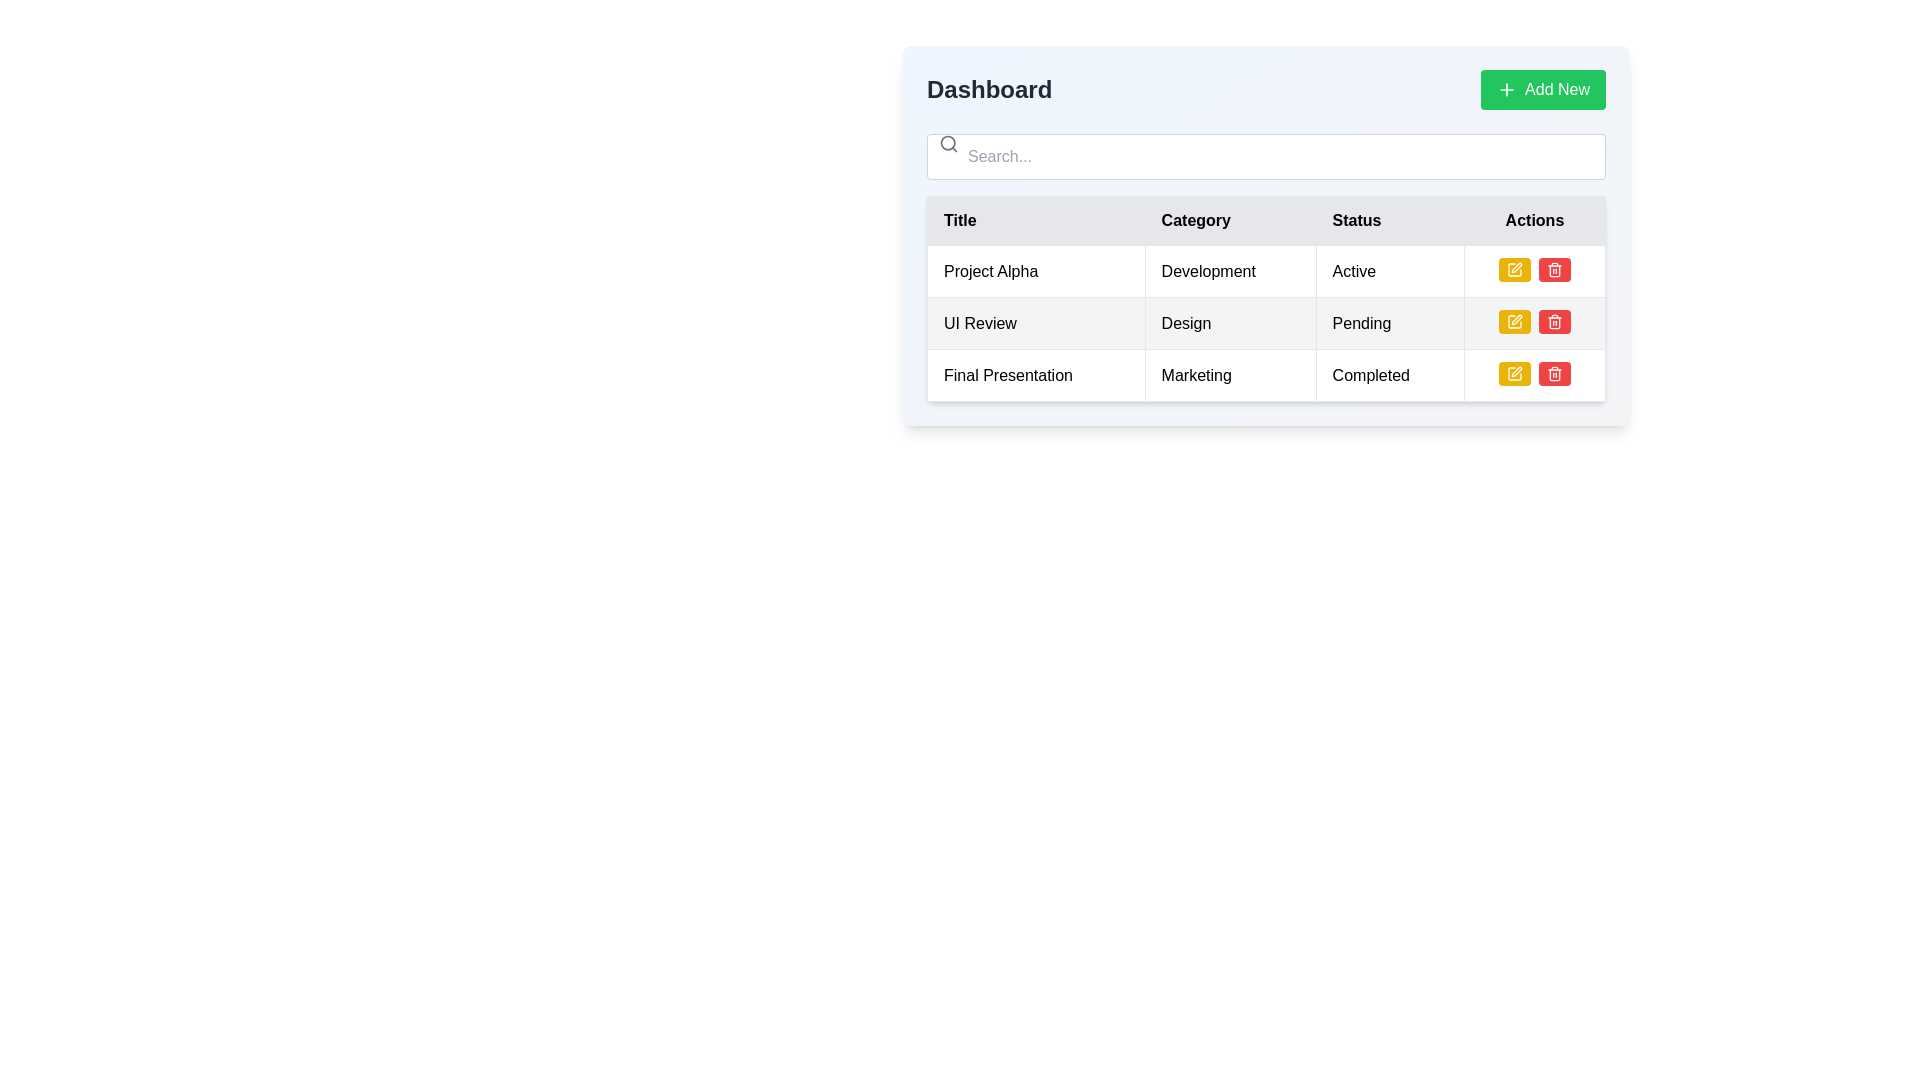 This screenshot has width=1920, height=1080. I want to click on the trash bin icon with a red background located in the last position of the 'Actions' column in the table, so click(1554, 374).